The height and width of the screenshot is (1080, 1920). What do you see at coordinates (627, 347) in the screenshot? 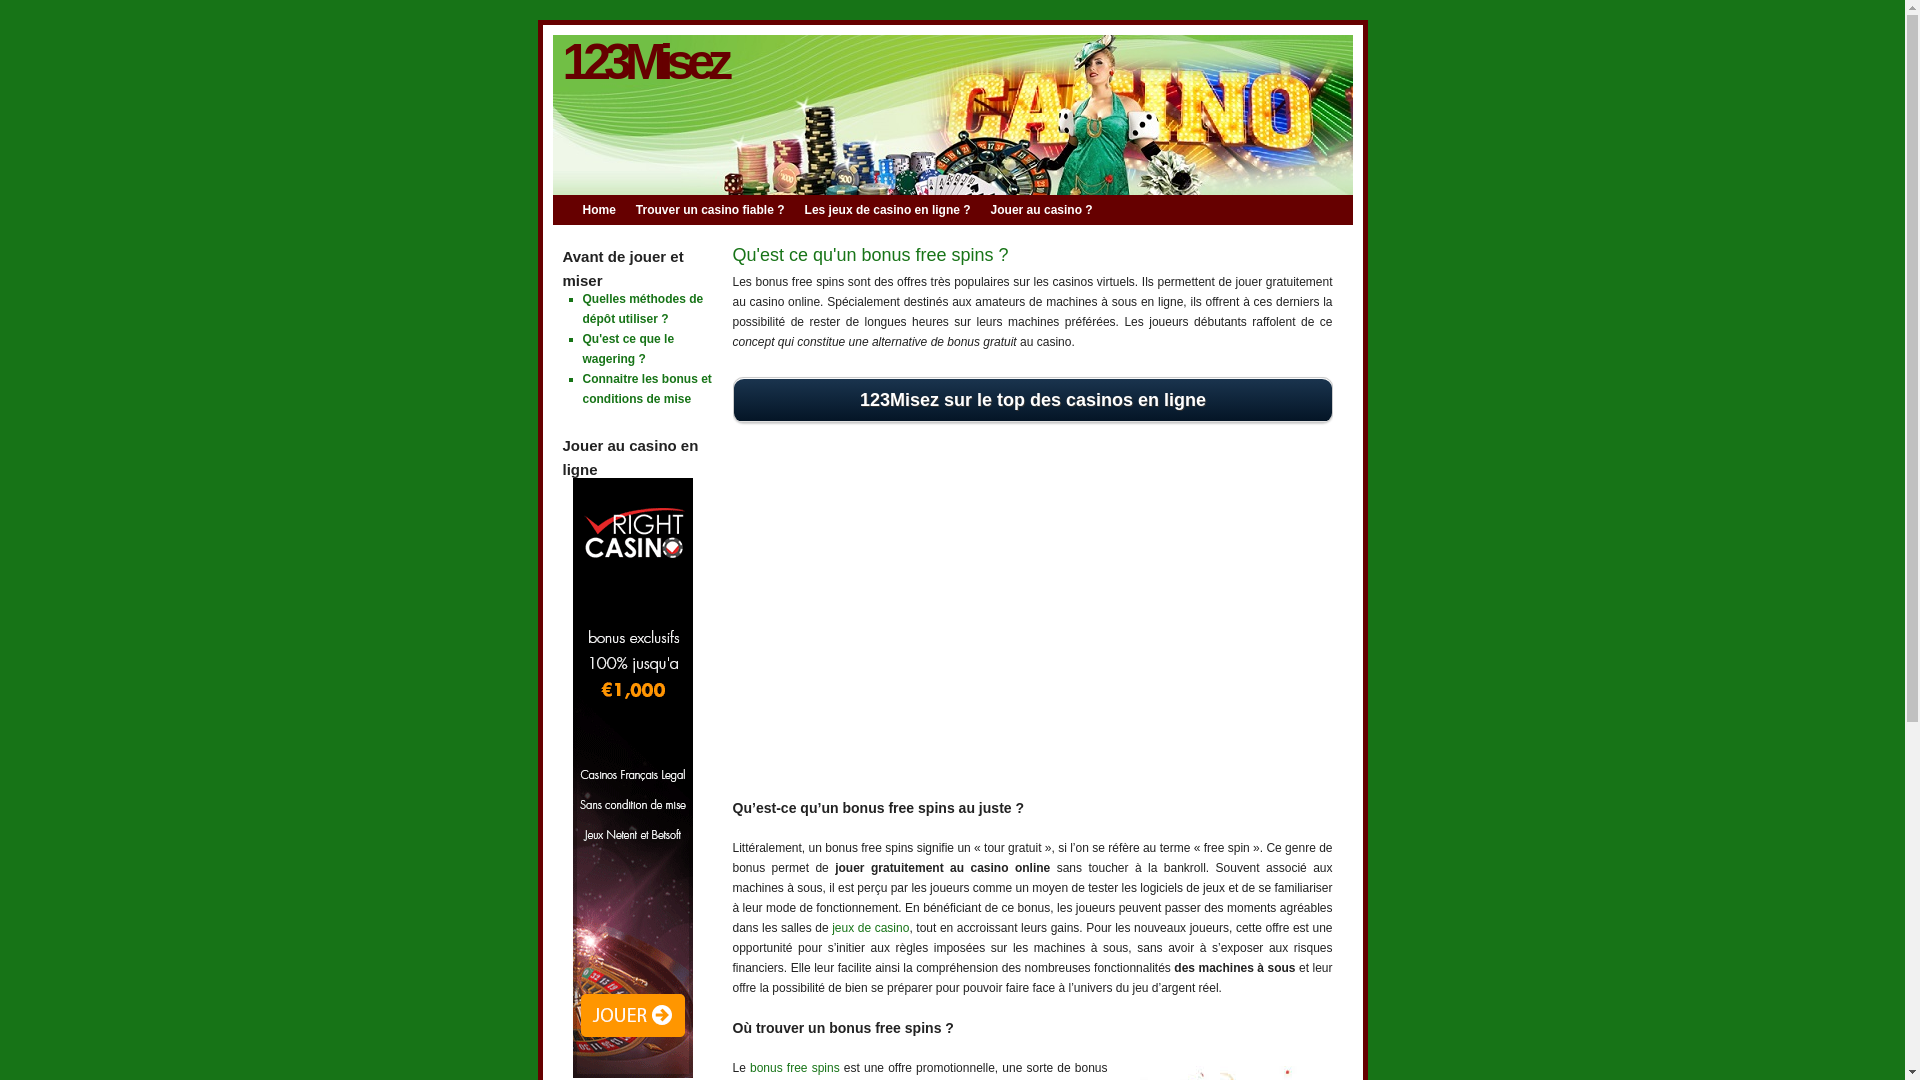
I see `'Qu'est ce que le wagering ?'` at bounding box center [627, 347].